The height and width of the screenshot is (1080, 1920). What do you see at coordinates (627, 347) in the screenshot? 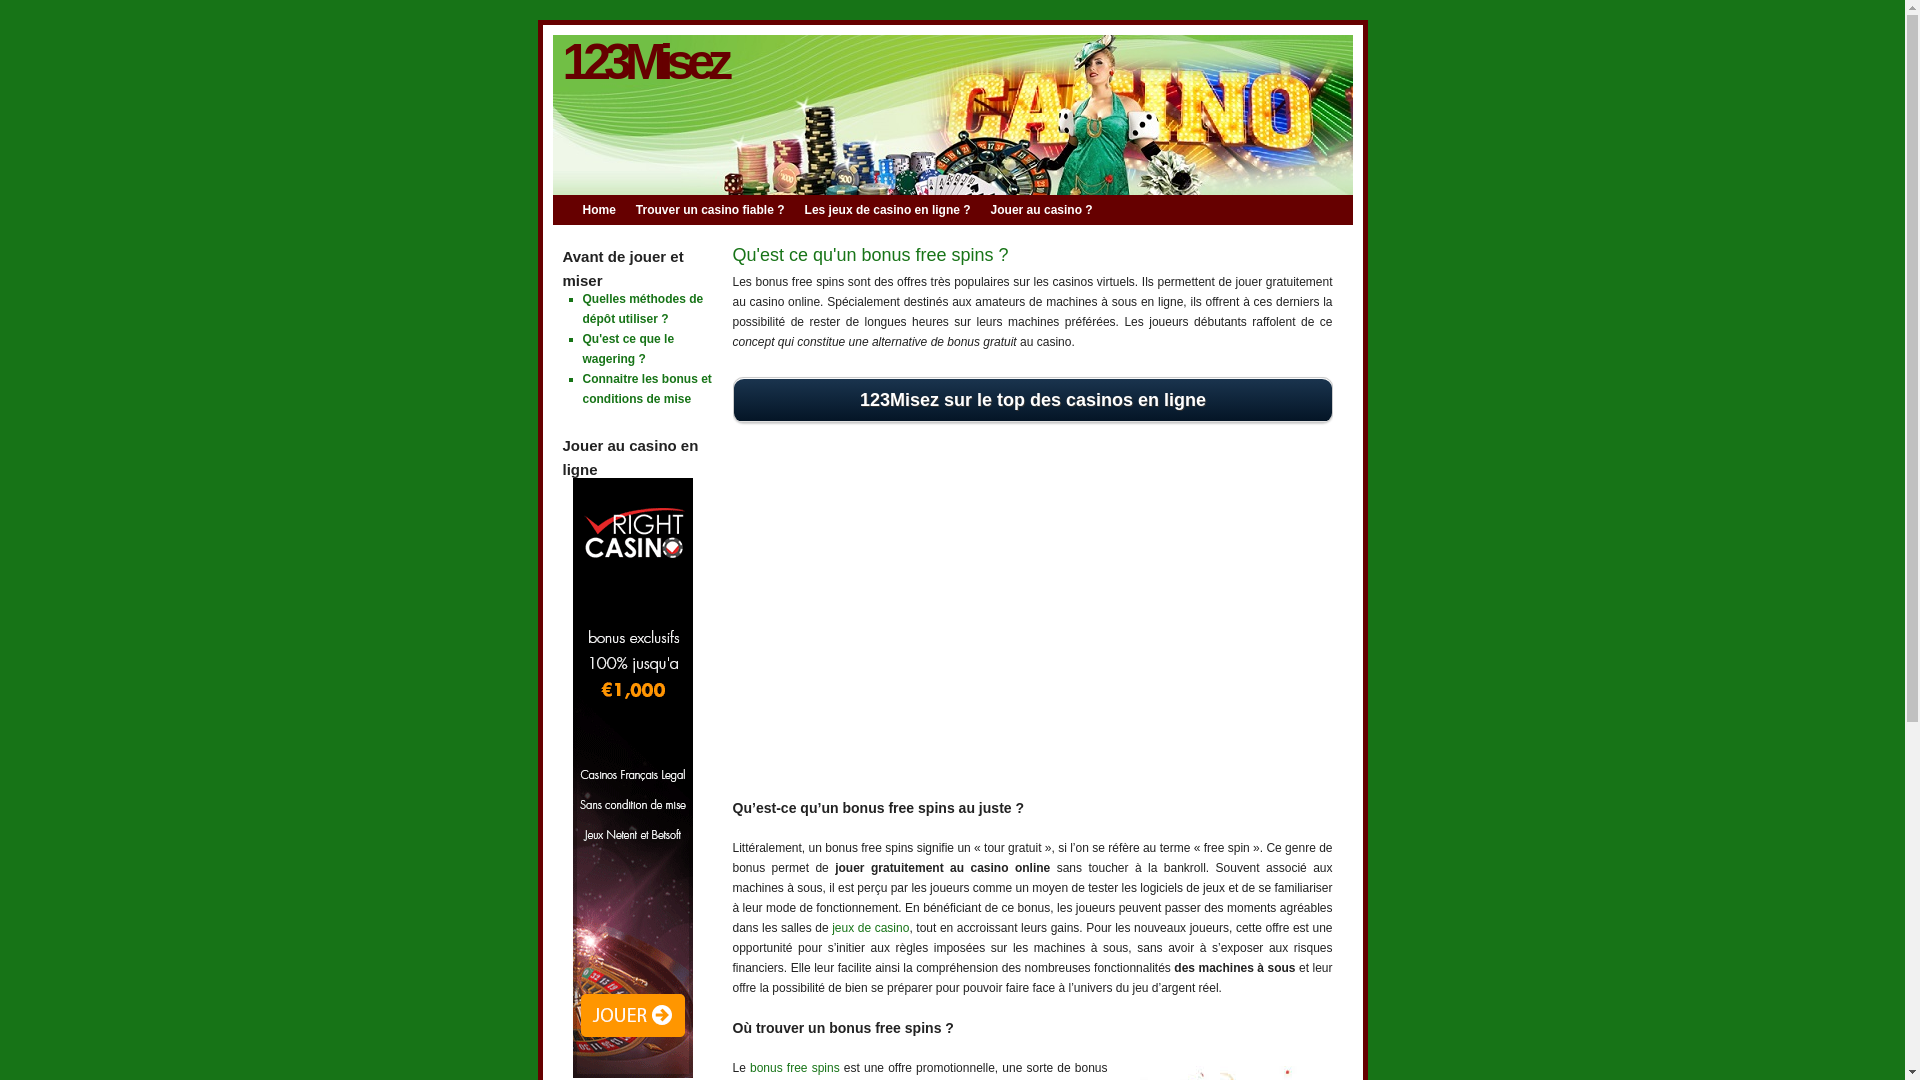
I see `'Qu'est ce que le wagering ?'` at bounding box center [627, 347].